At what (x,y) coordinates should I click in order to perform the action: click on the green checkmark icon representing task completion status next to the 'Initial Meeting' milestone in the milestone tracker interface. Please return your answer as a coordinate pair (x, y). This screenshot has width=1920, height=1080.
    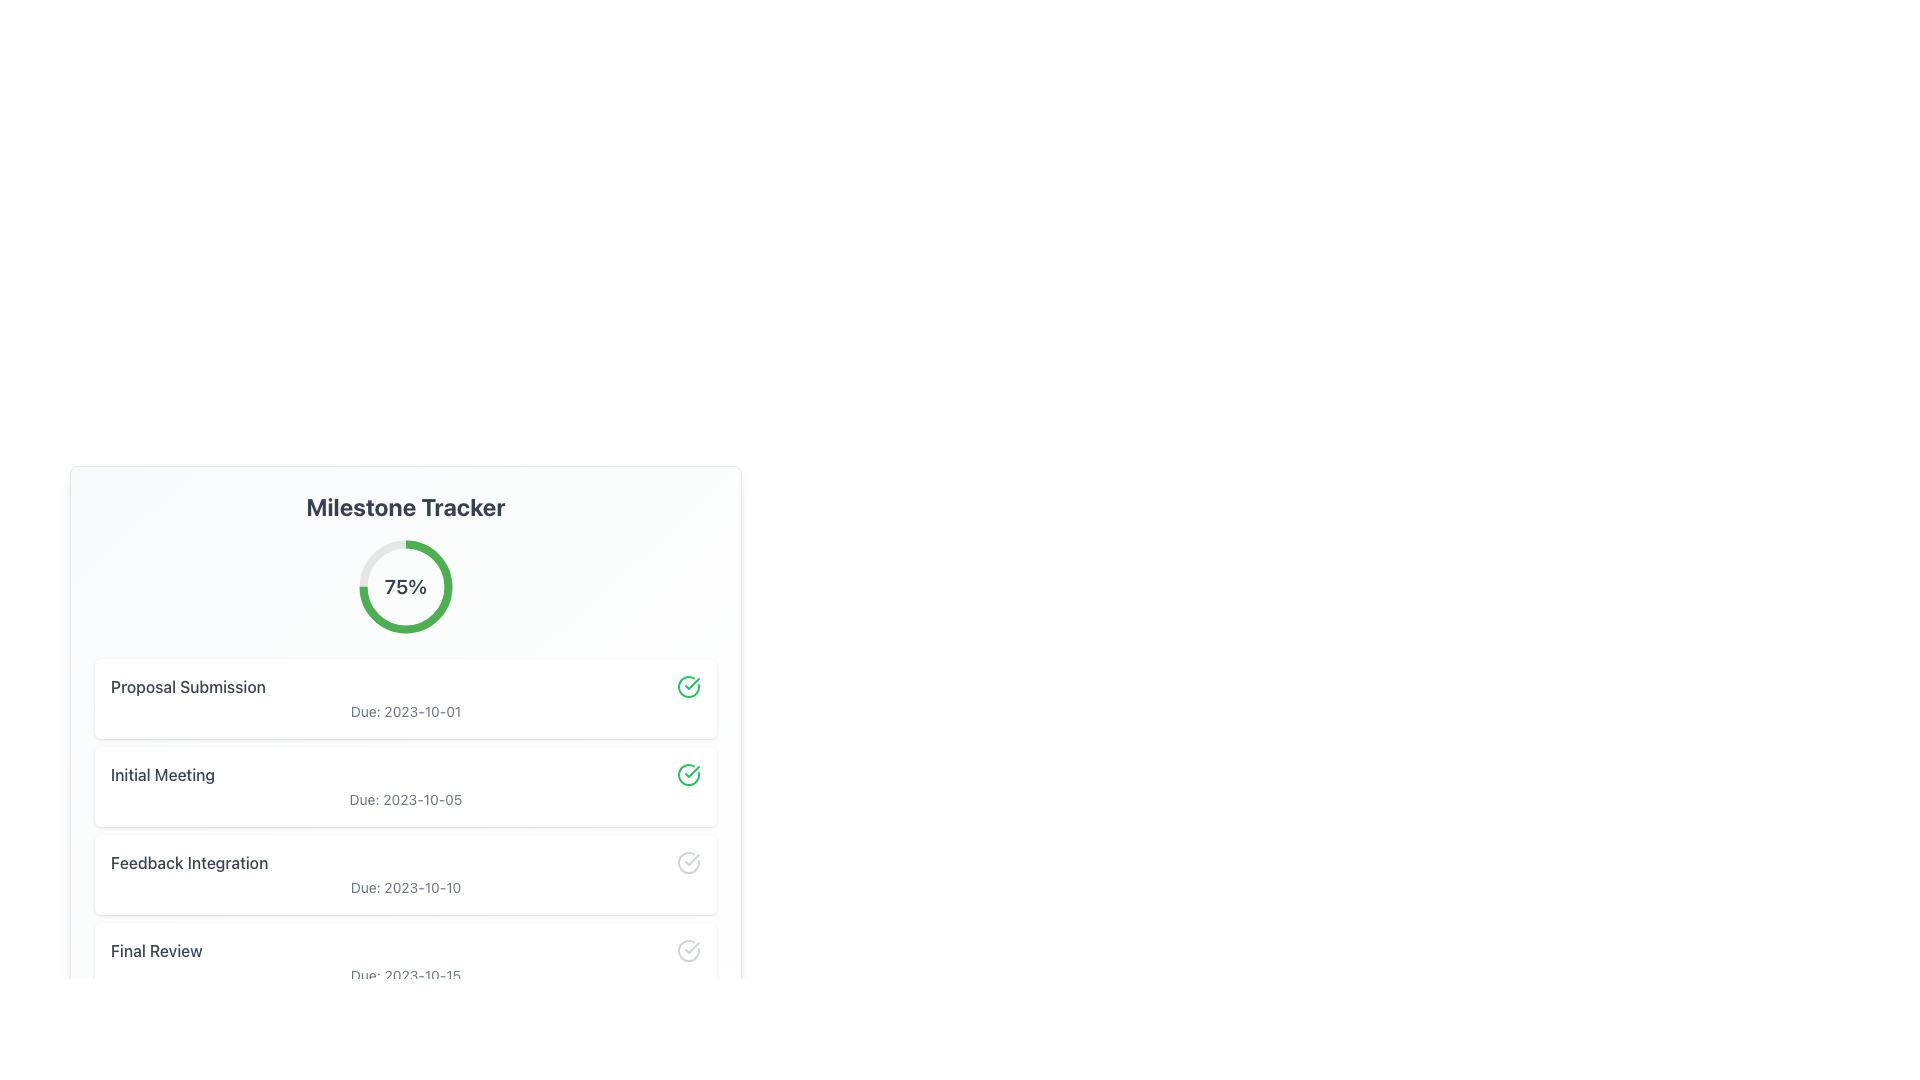
    Looking at the image, I should click on (692, 770).